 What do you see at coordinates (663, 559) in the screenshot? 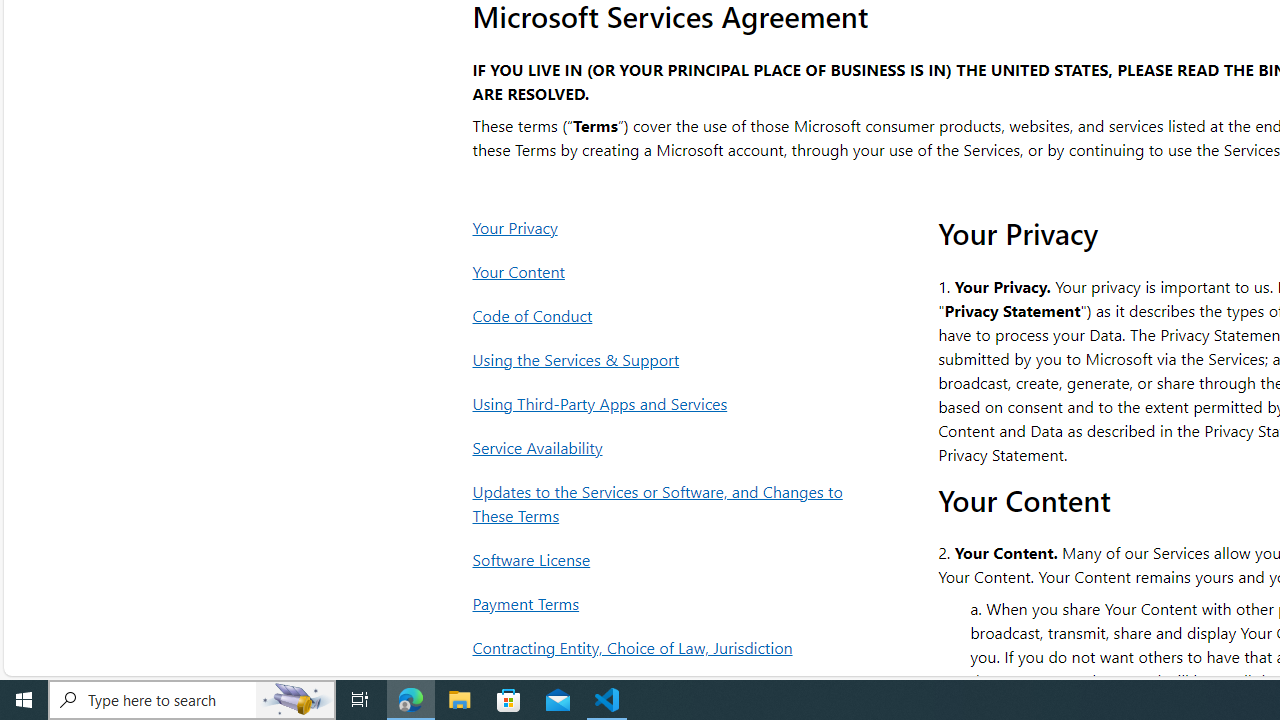
I see `'Software License'` at bounding box center [663, 559].